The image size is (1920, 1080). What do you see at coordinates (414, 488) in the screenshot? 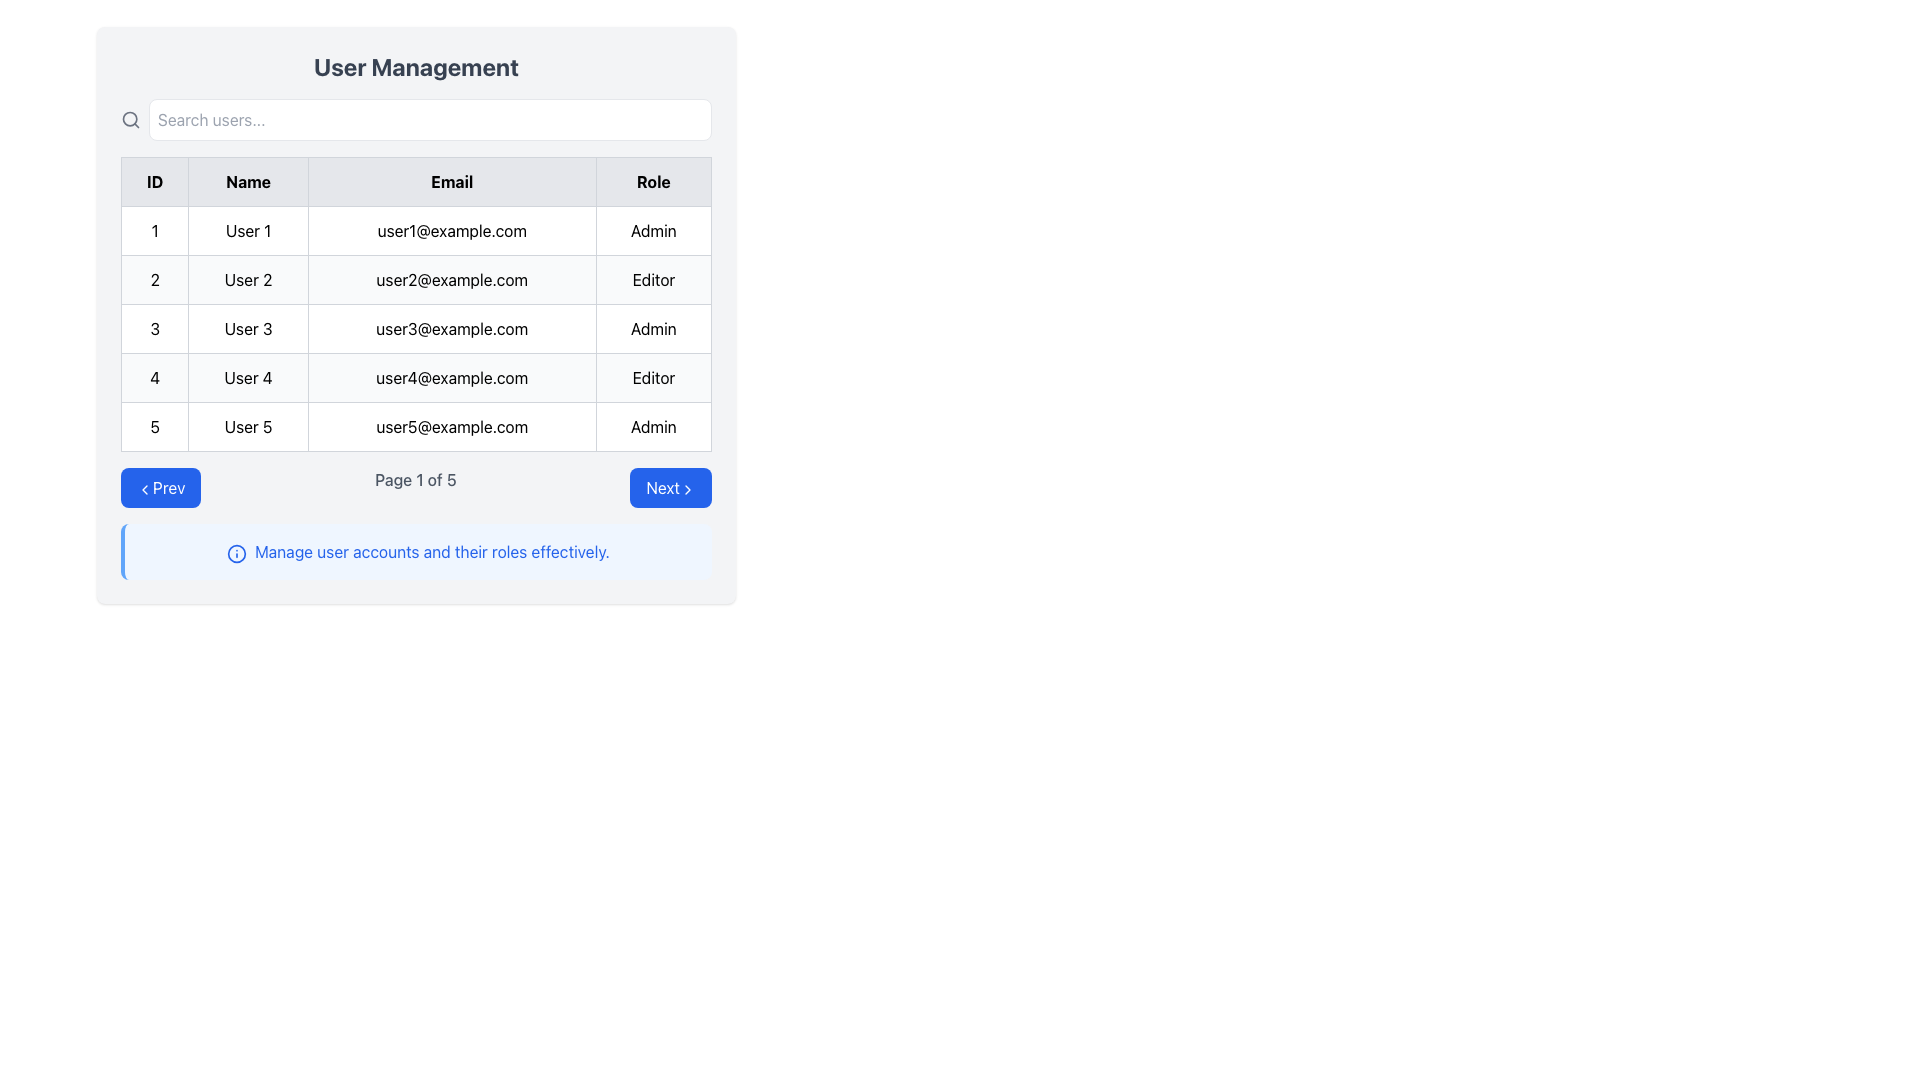
I see `the Text Label that displays the current page number and total pages in the pagination context, located centrally between the 'Prev' and 'Next' buttons` at bounding box center [414, 488].